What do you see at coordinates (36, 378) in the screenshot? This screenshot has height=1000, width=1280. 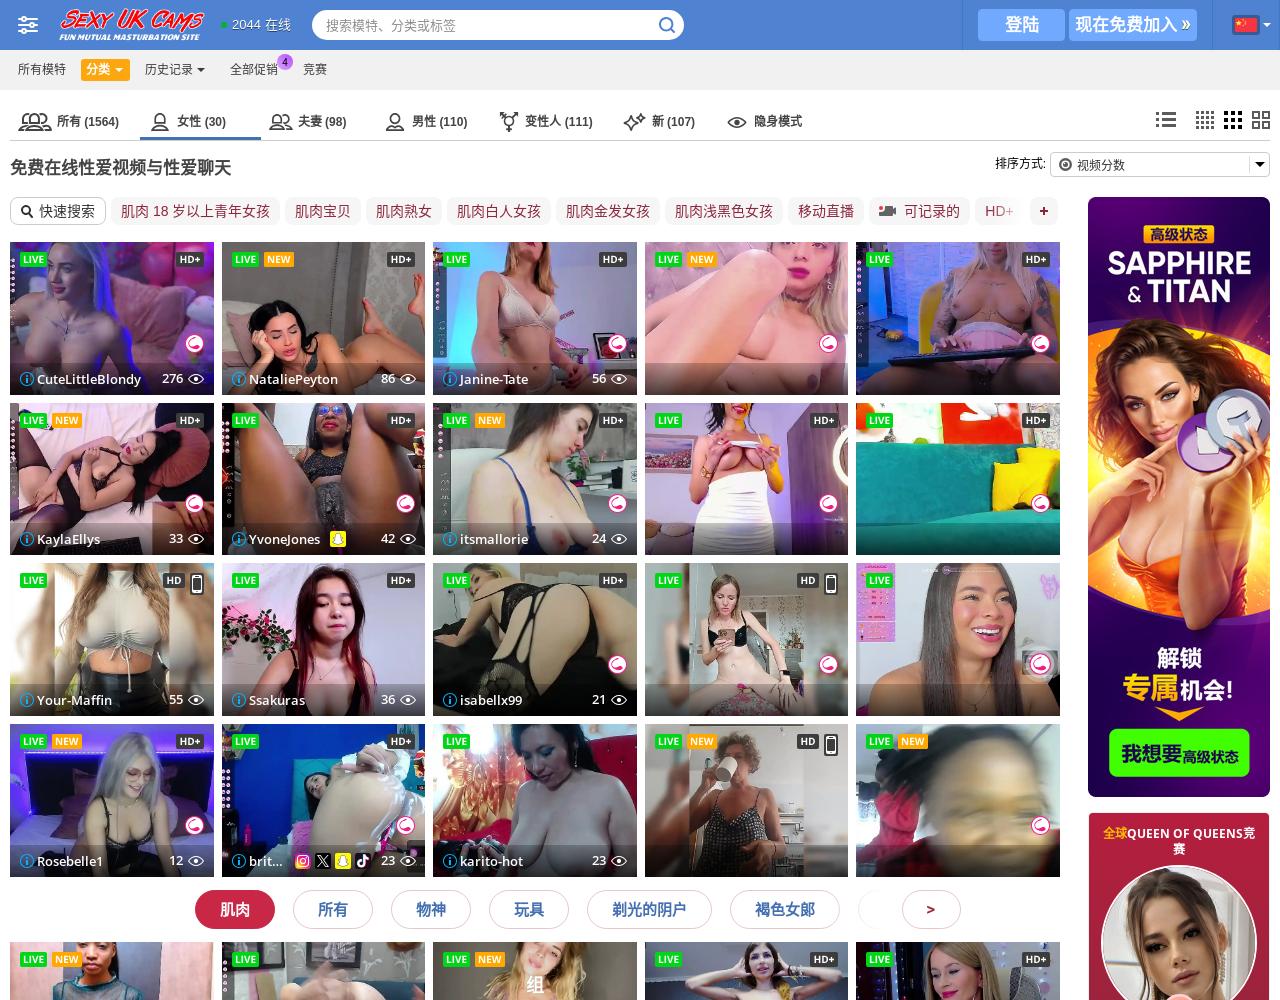 I see `'CuteLittleBlondy'` at bounding box center [36, 378].